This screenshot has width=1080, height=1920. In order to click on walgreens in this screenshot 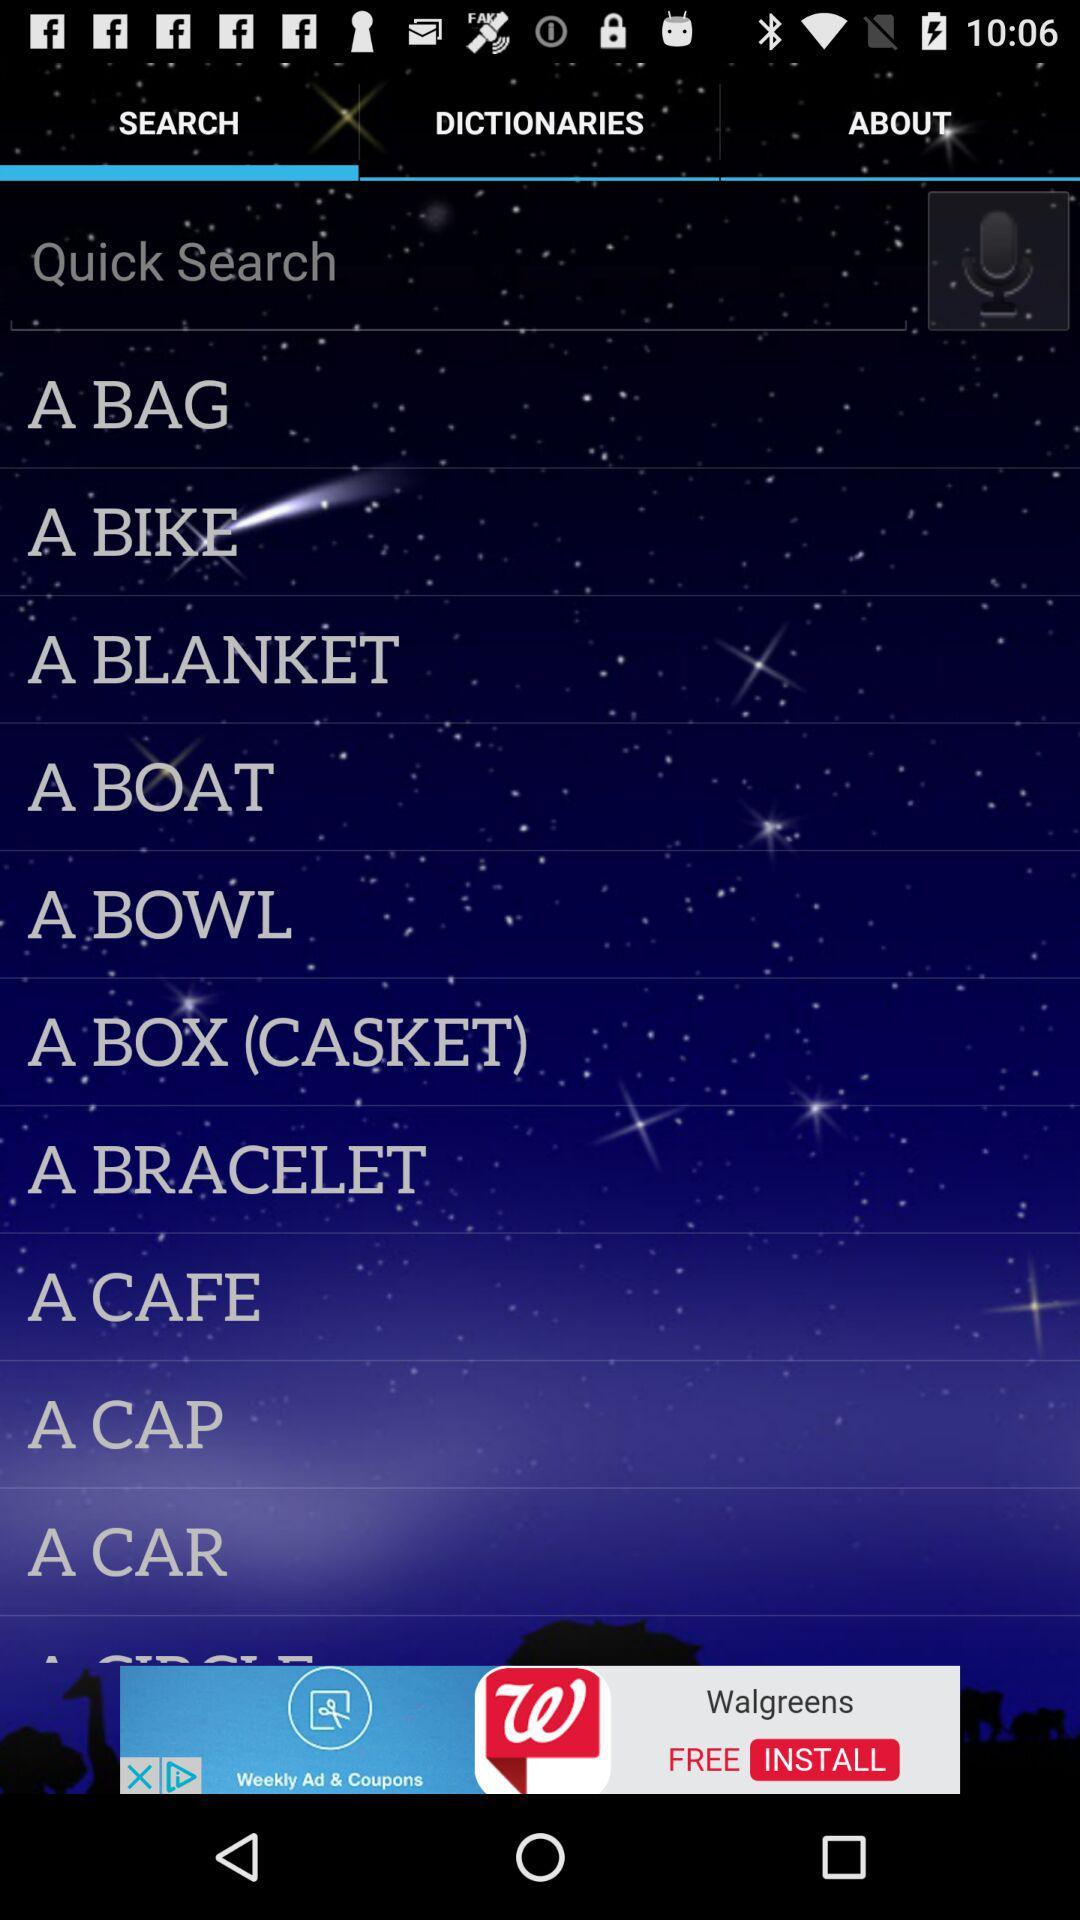, I will do `click(540, 1727)`.